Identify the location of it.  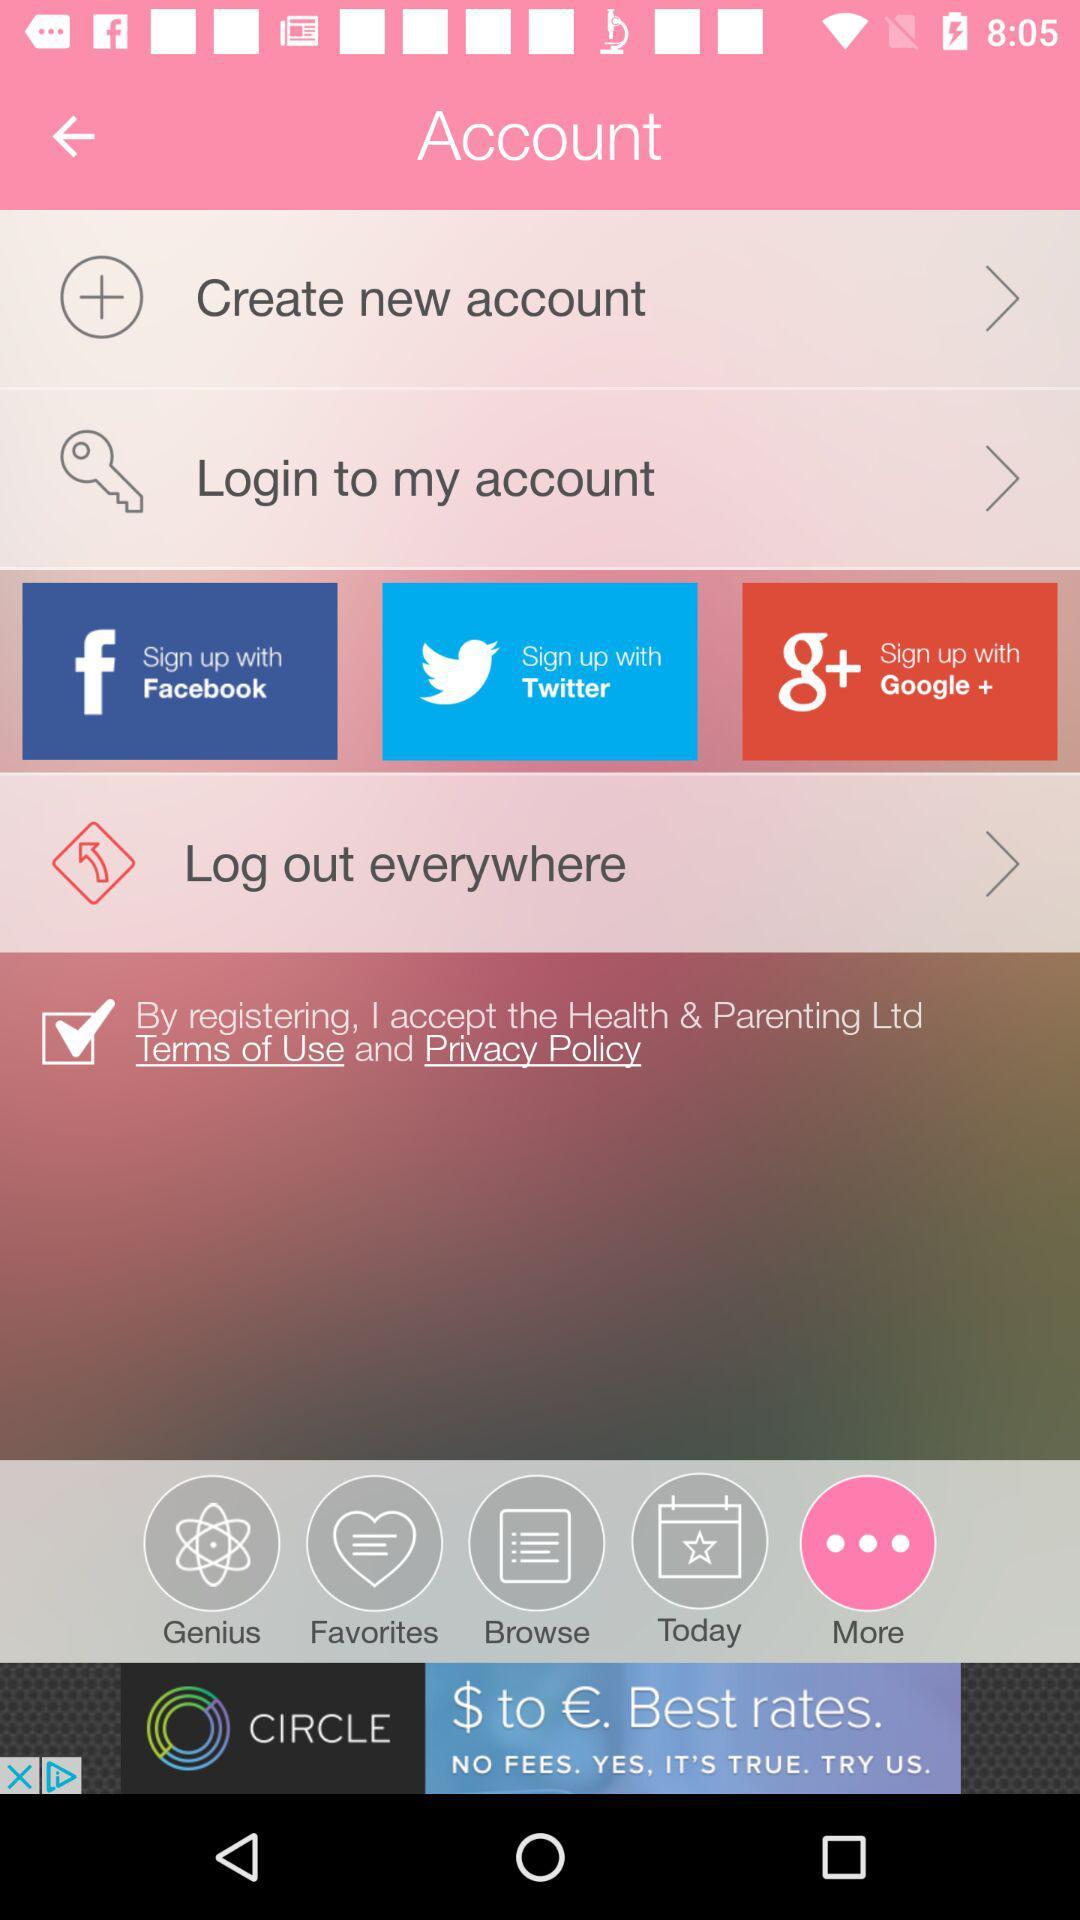
(540, 671).